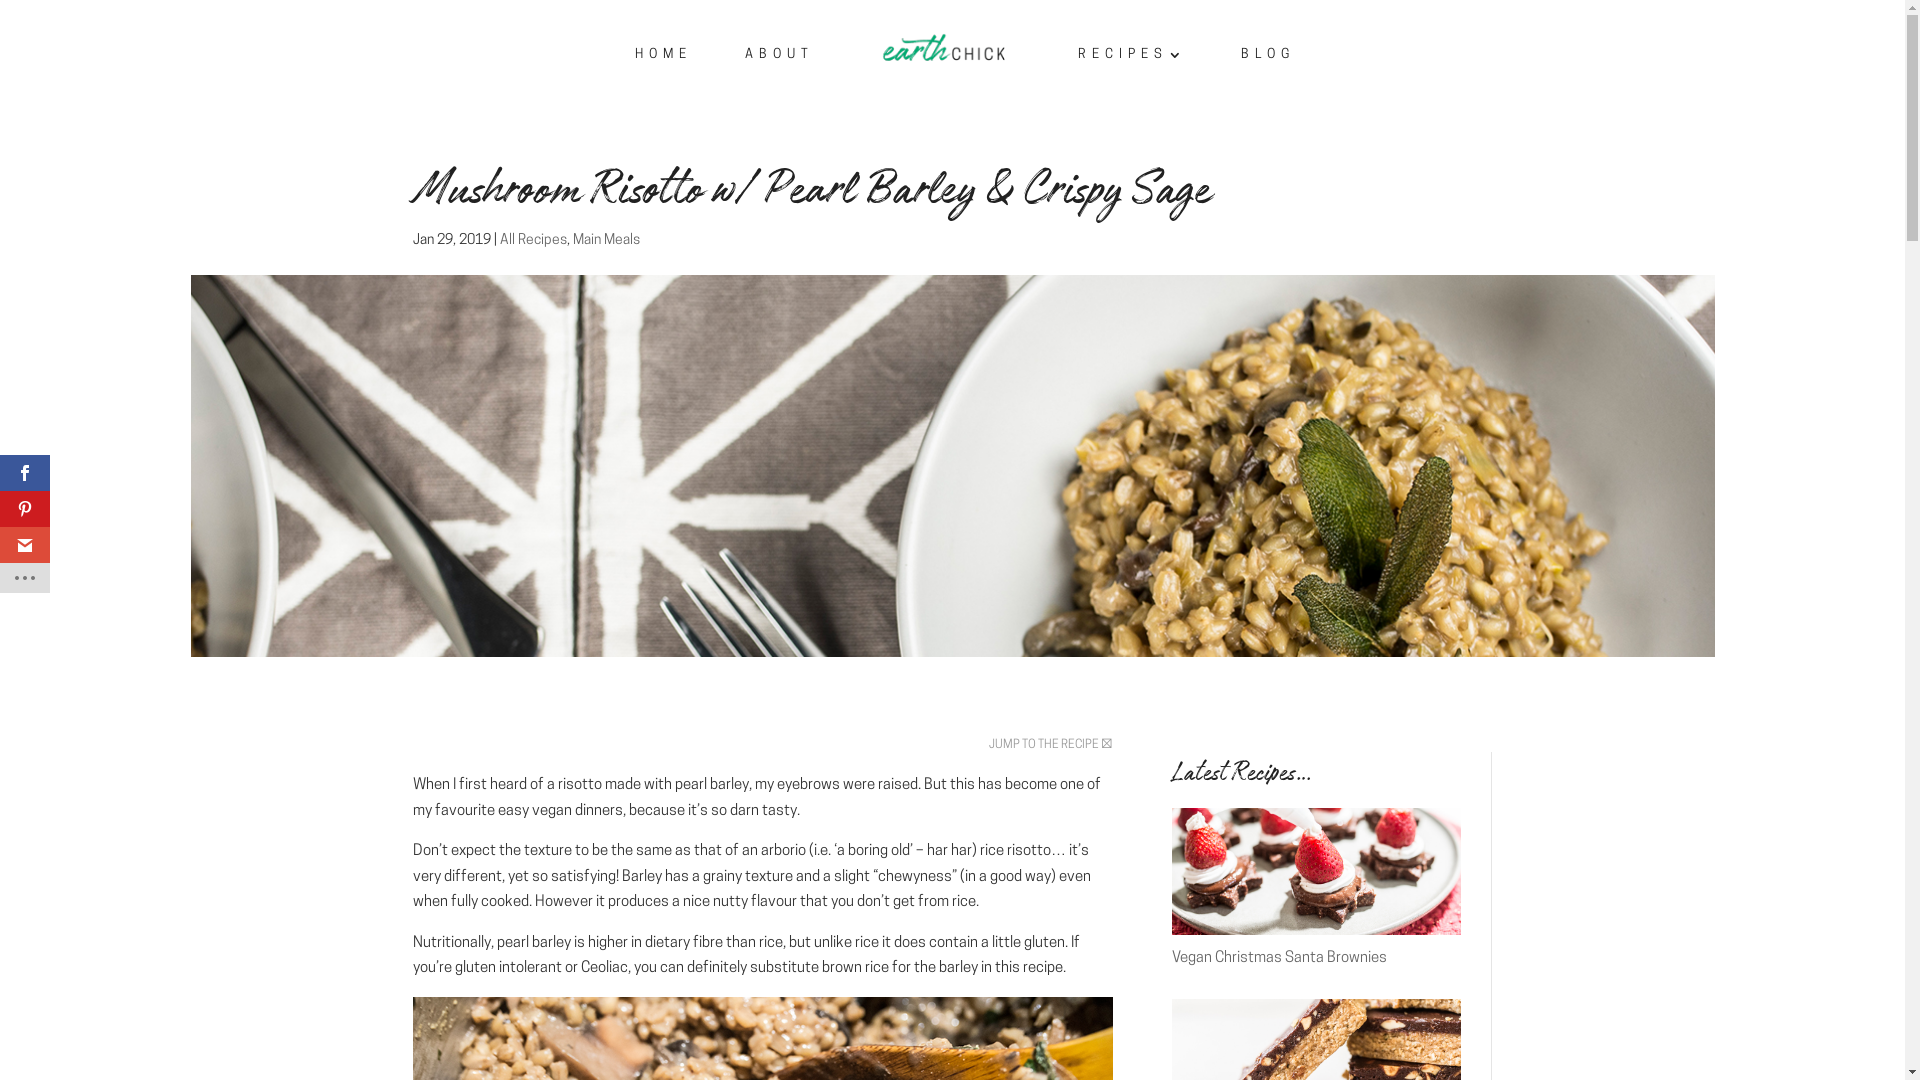  What do you see at coordinates (1266, 70) in the screenshot?
I see `'BLOG'` at bounding box center [1266, 70].